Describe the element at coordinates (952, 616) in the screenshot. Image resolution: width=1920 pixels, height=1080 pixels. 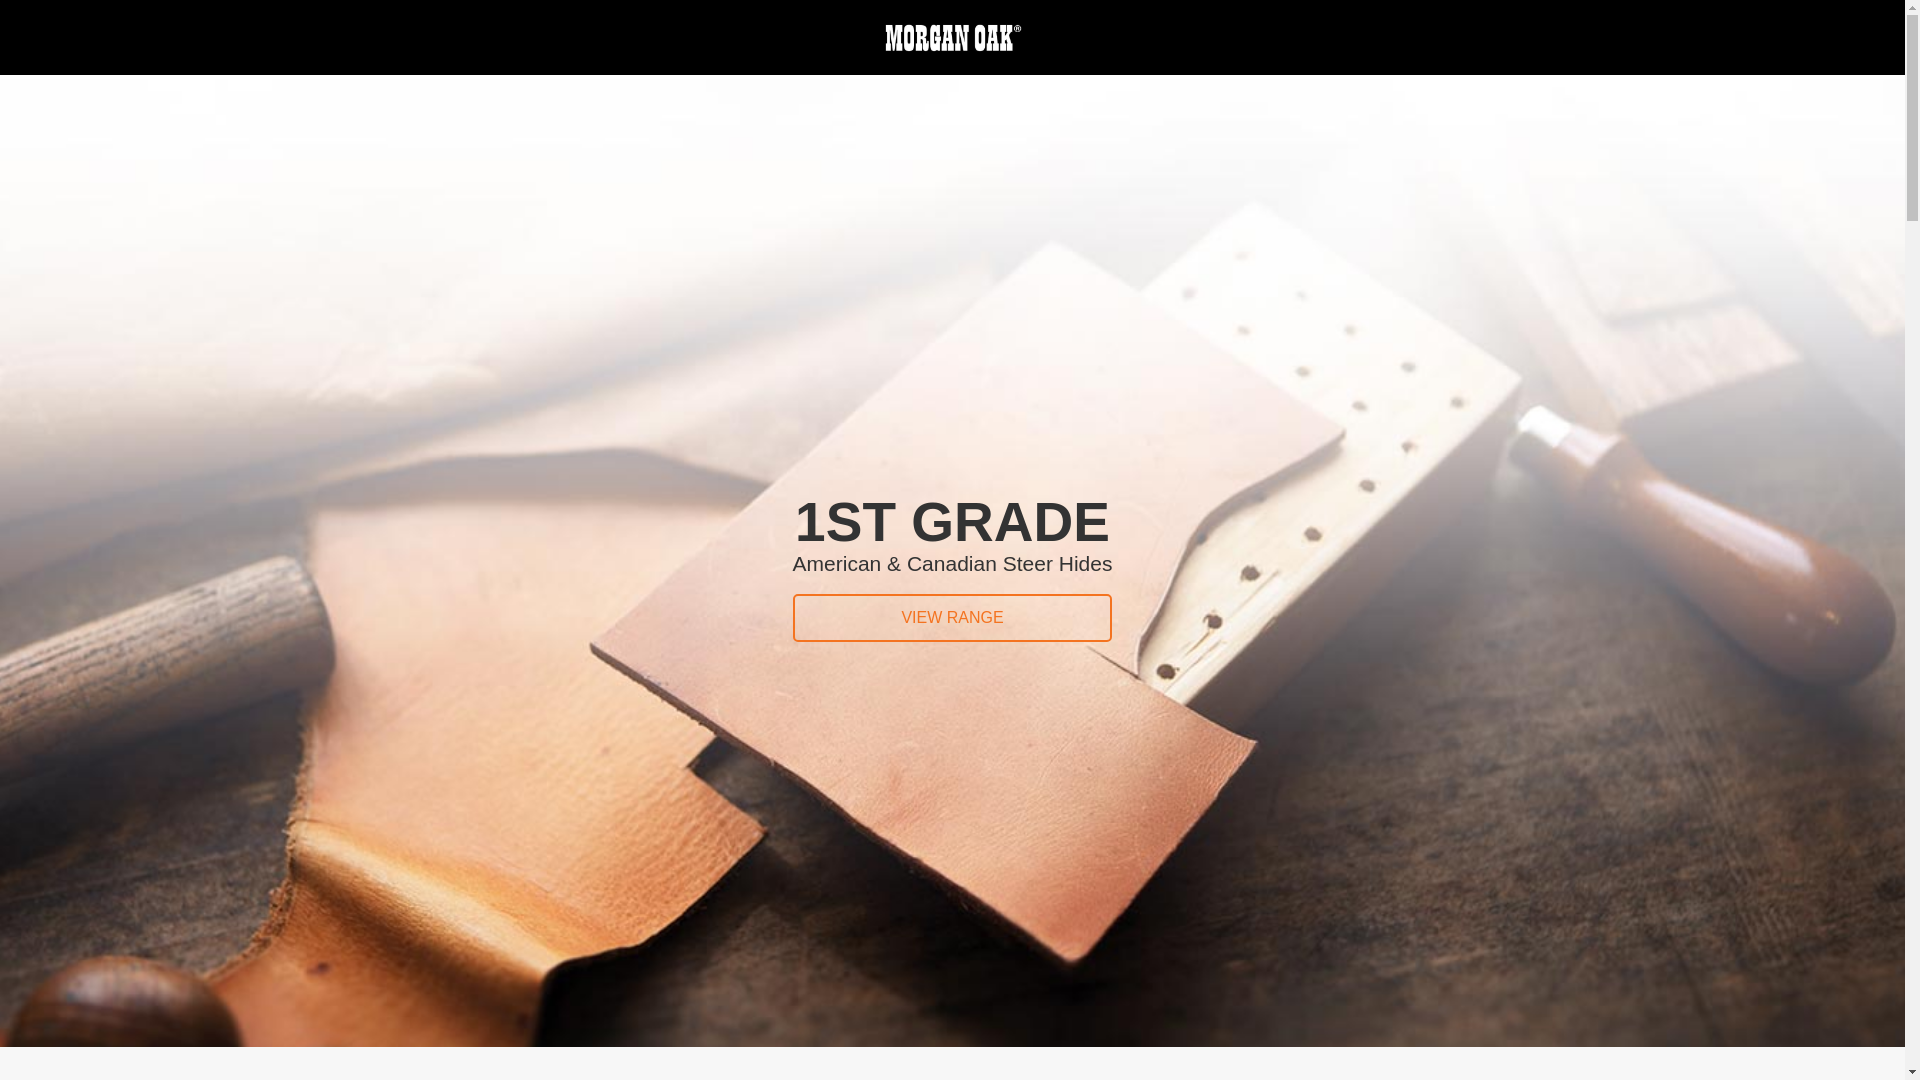
I see `'VIEW RANGE'` at that location.